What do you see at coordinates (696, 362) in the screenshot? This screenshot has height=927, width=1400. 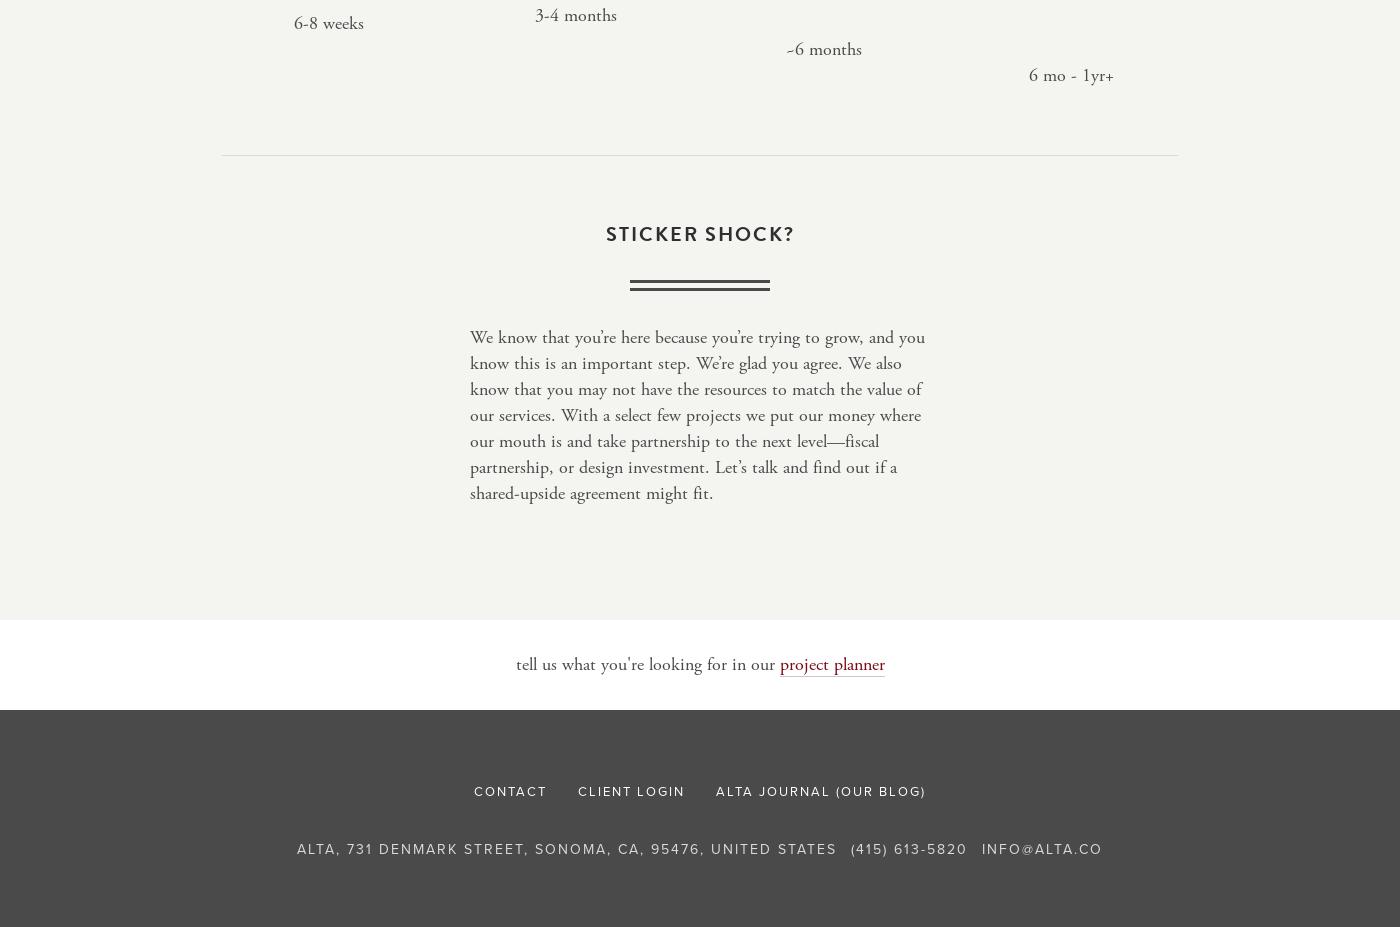 I see `'We know that you’re here because you’re trying to grow, and you know this is an important step. We’re glad you agree. We also know that you'` at bounding box center [696, 362].